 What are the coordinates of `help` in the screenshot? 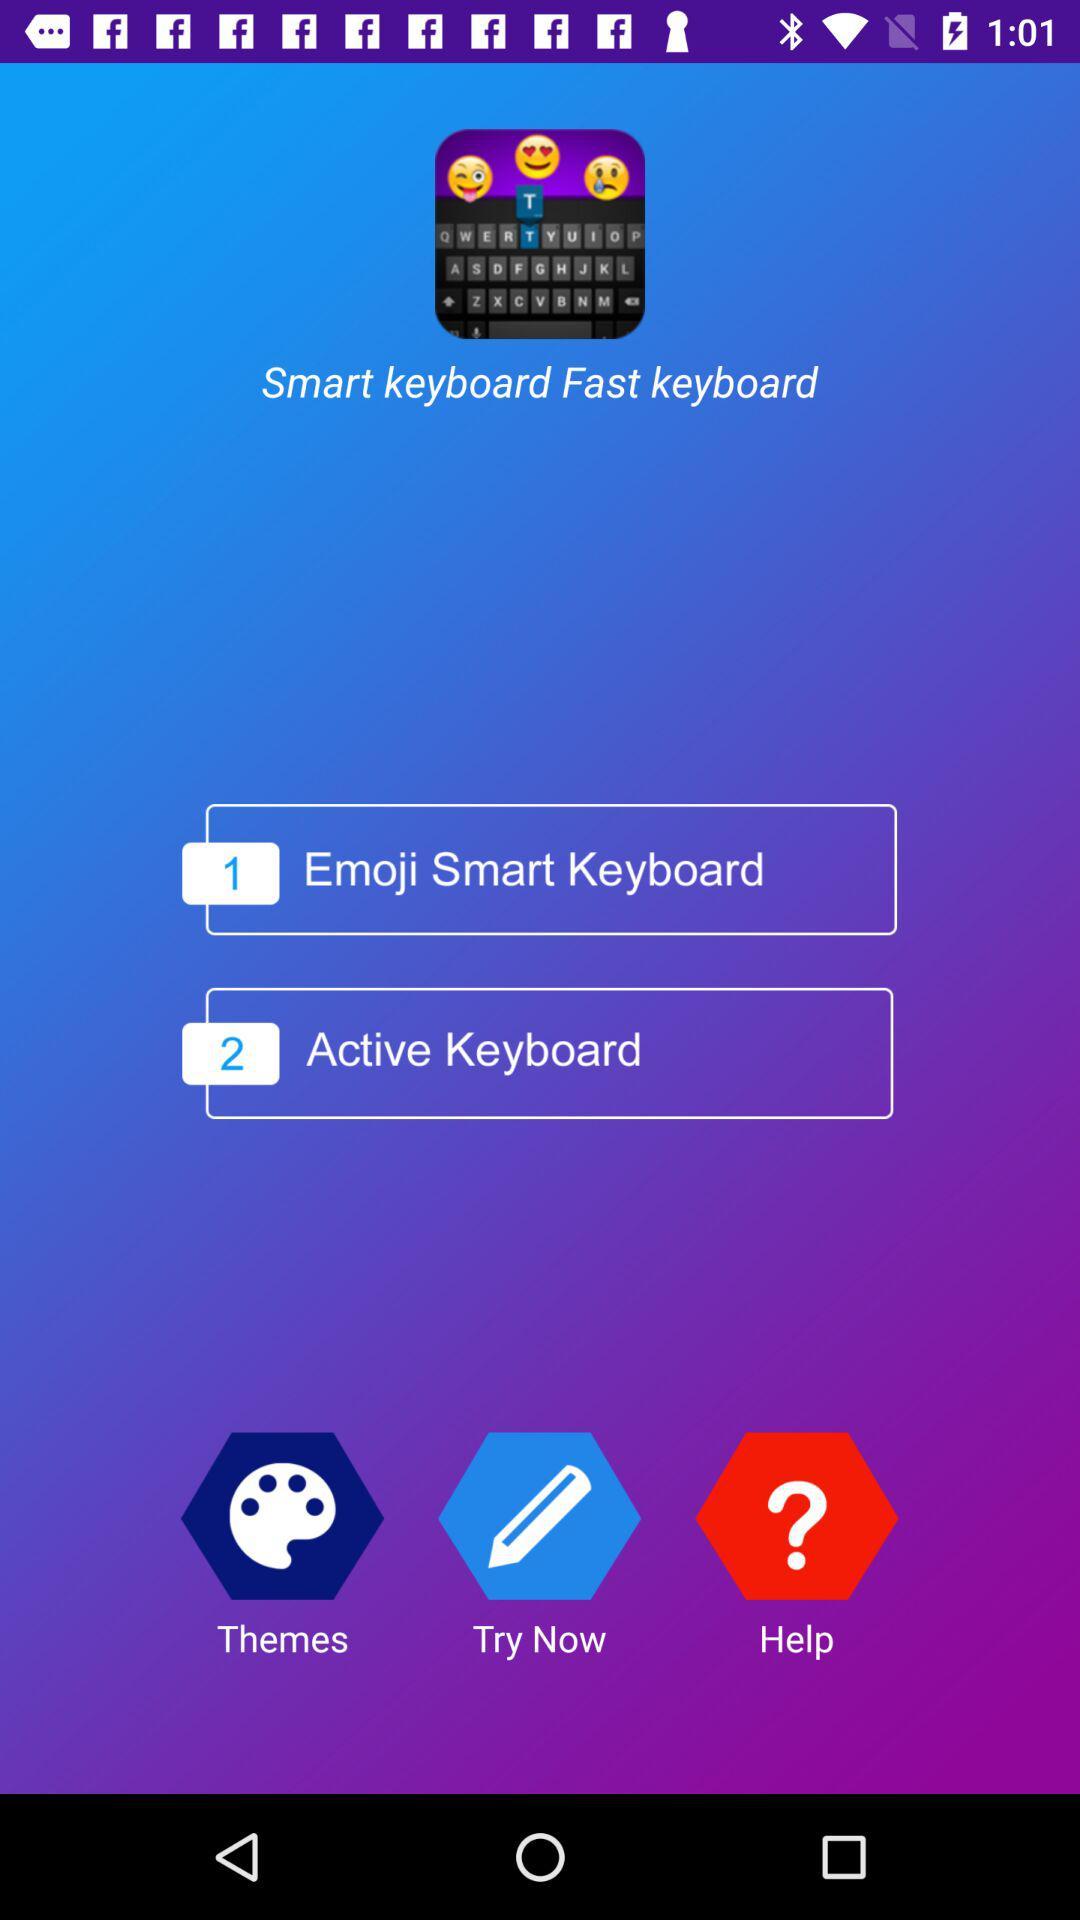 It's located at (795, 1516).